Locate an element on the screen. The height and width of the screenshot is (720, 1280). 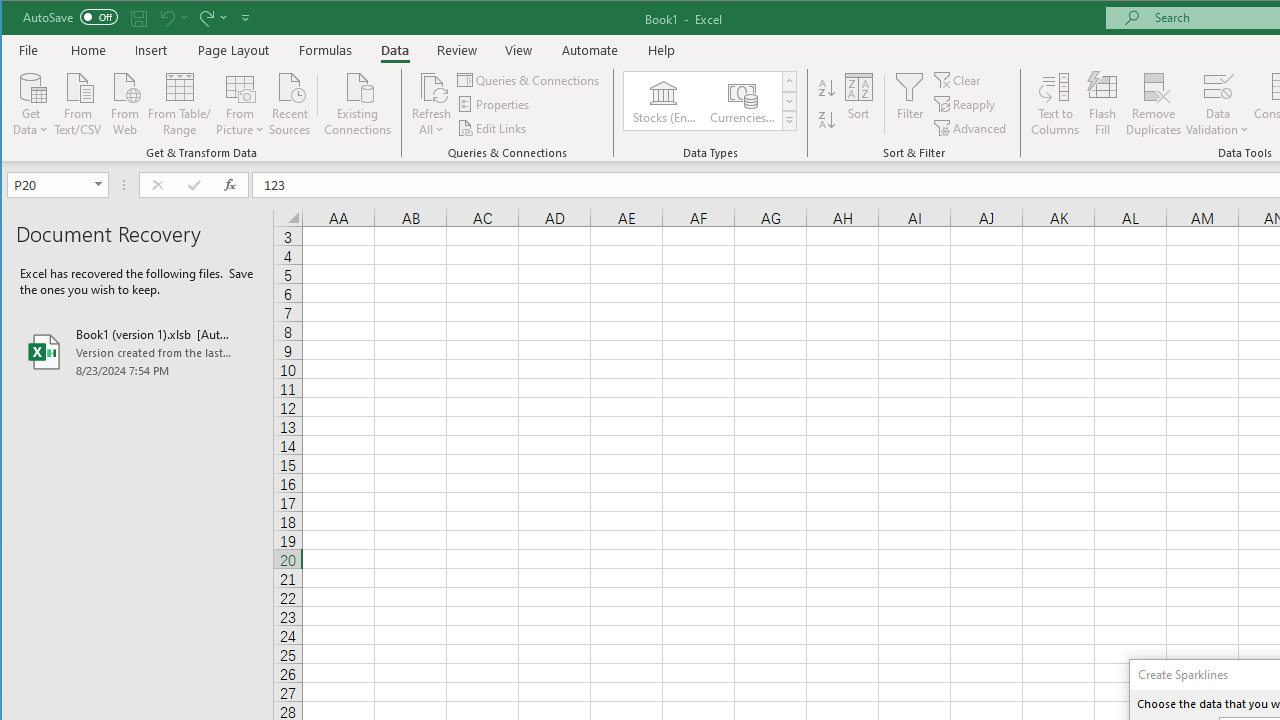
'Advanced...' is located at coordinates (971, 128).